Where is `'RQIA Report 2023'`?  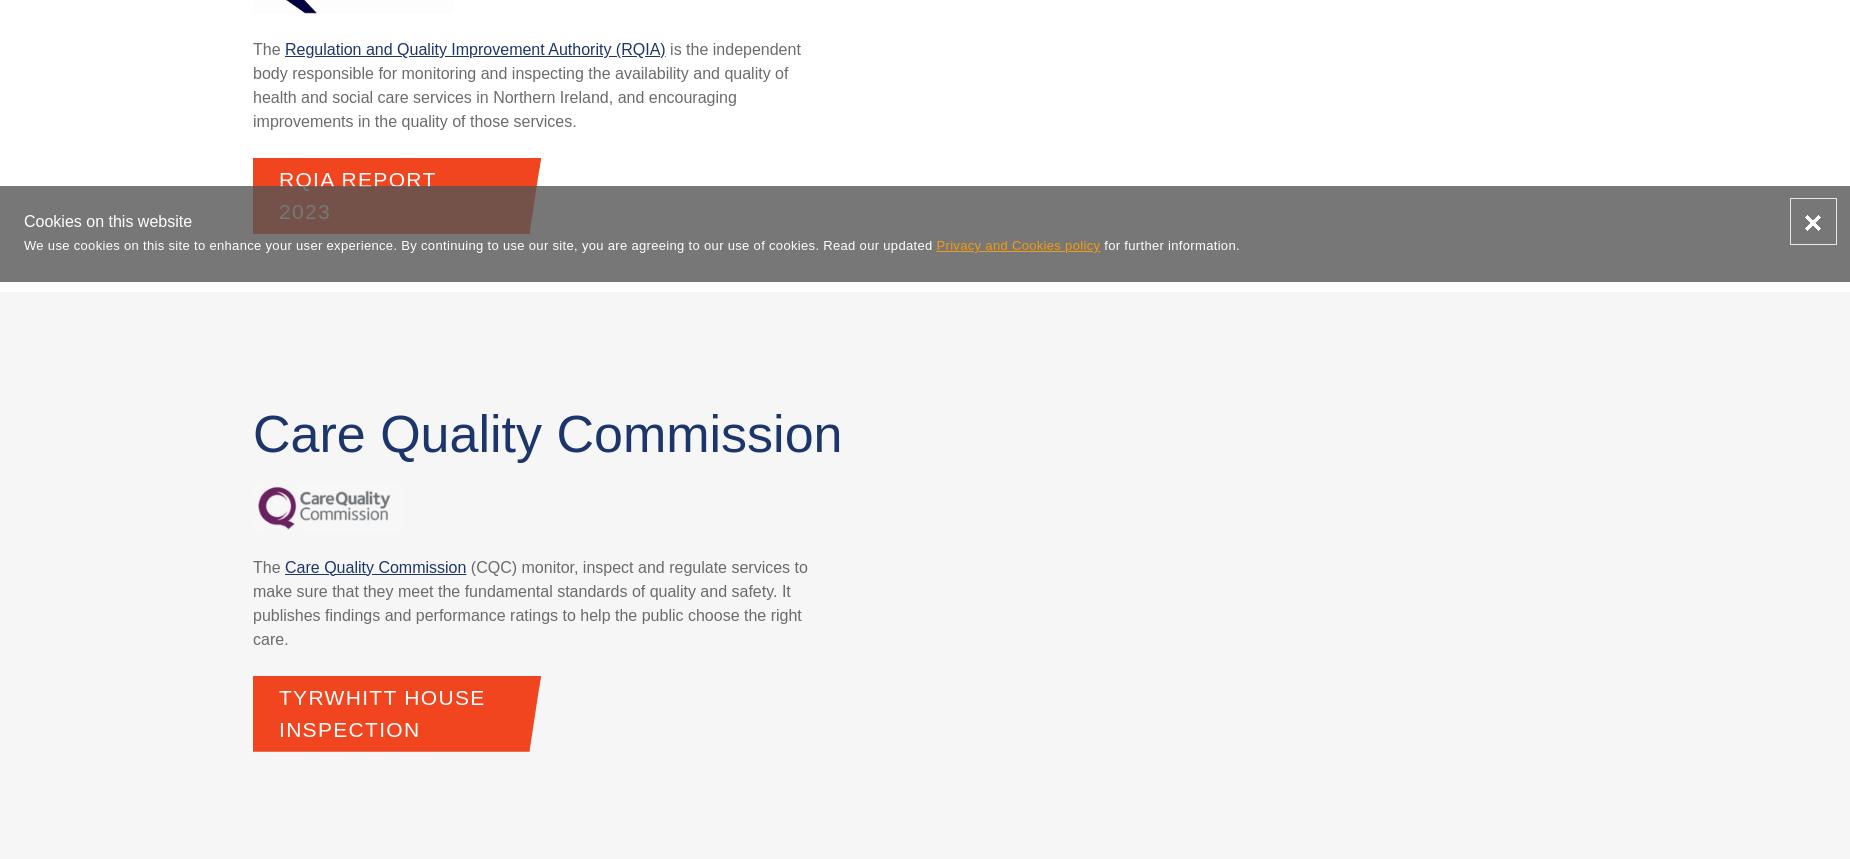 'RQIA Report 2023' is located at coordinates (356, 195).